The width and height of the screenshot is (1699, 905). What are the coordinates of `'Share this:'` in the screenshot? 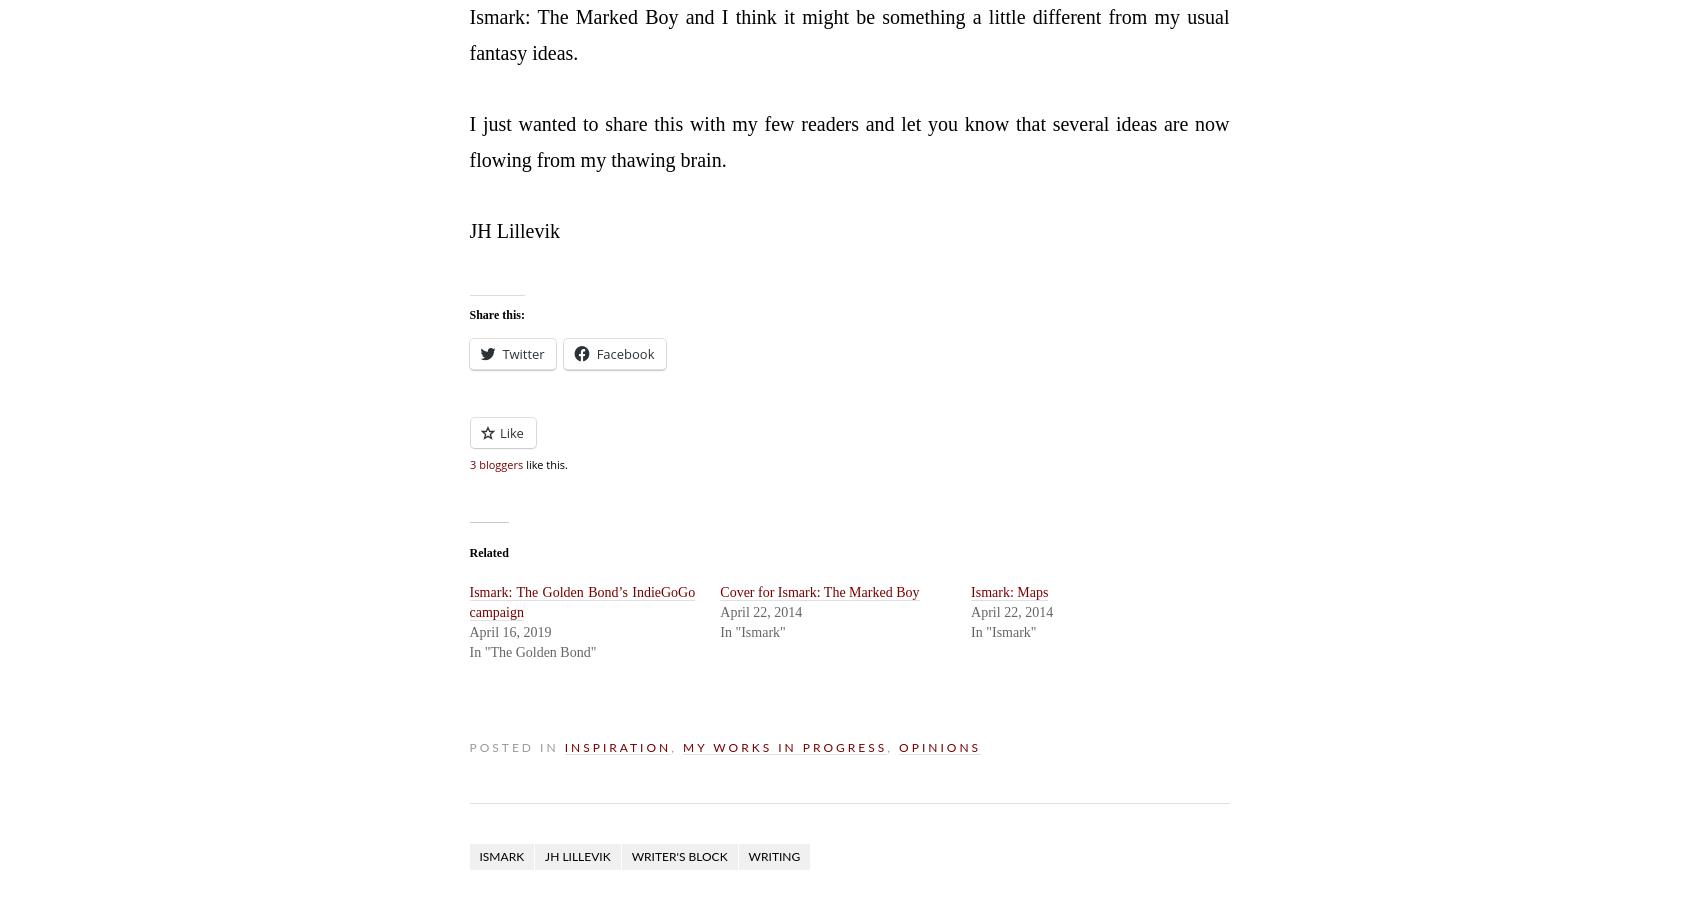 It's located at (495, 314).